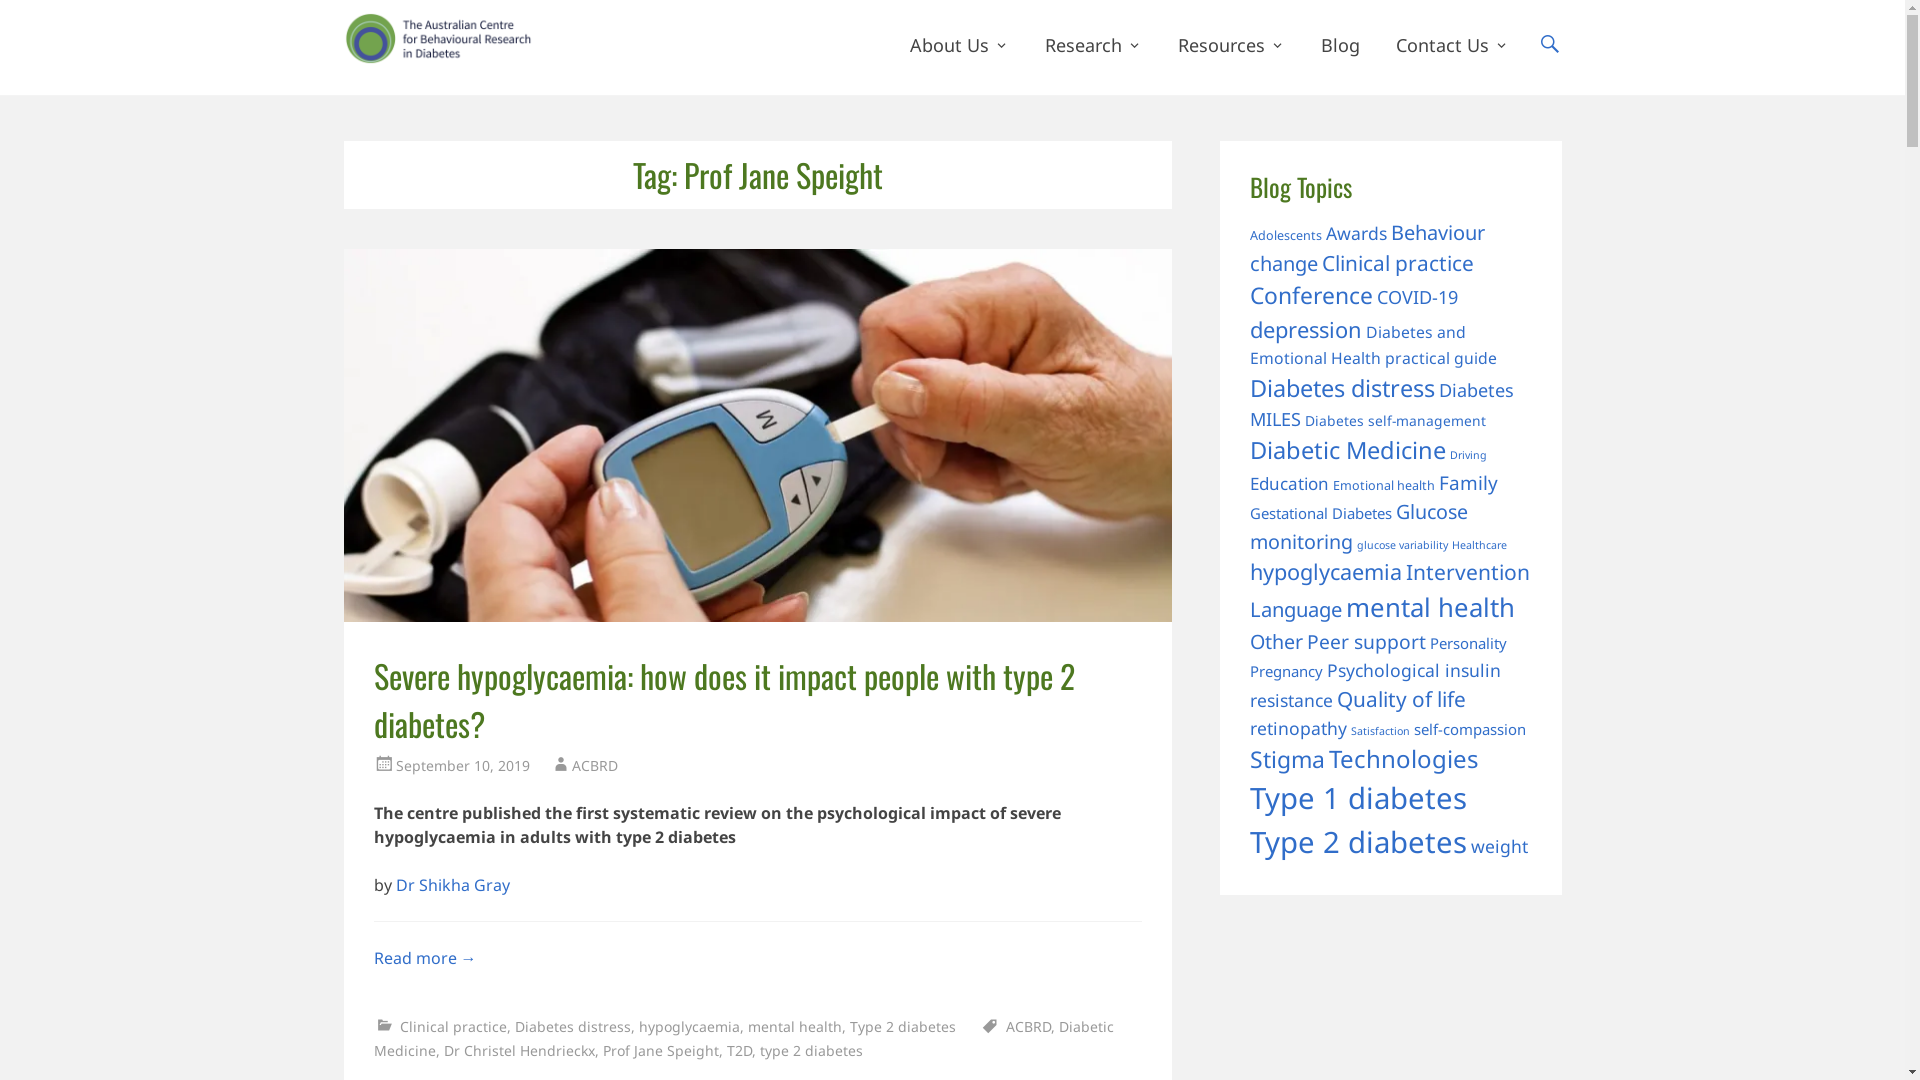 The image size is (1920, 1080). What do you see at coordinates (1374, 683) in the screenshot?
I see `'Psychological insulin resistance'` at bounding box center [1374, 683].